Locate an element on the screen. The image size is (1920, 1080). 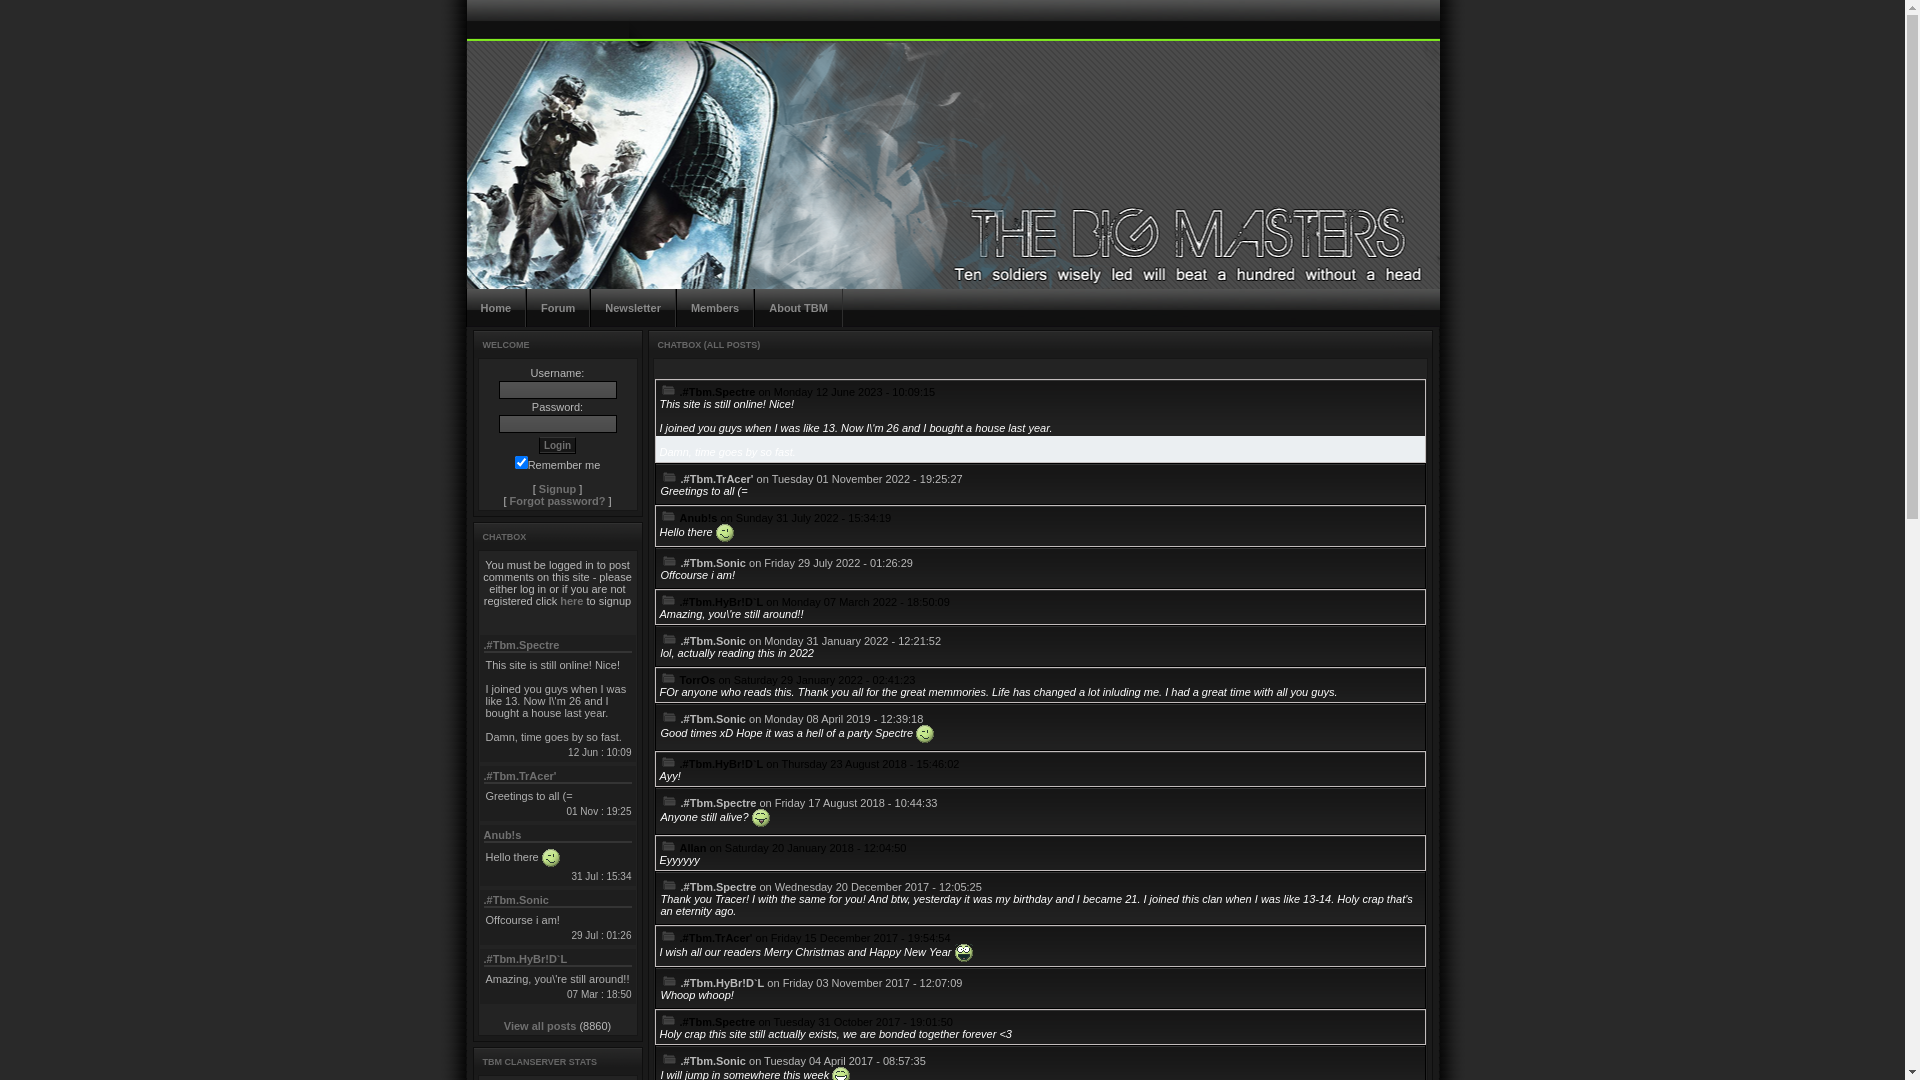
'Signup' is located at coordinates (538, 489).